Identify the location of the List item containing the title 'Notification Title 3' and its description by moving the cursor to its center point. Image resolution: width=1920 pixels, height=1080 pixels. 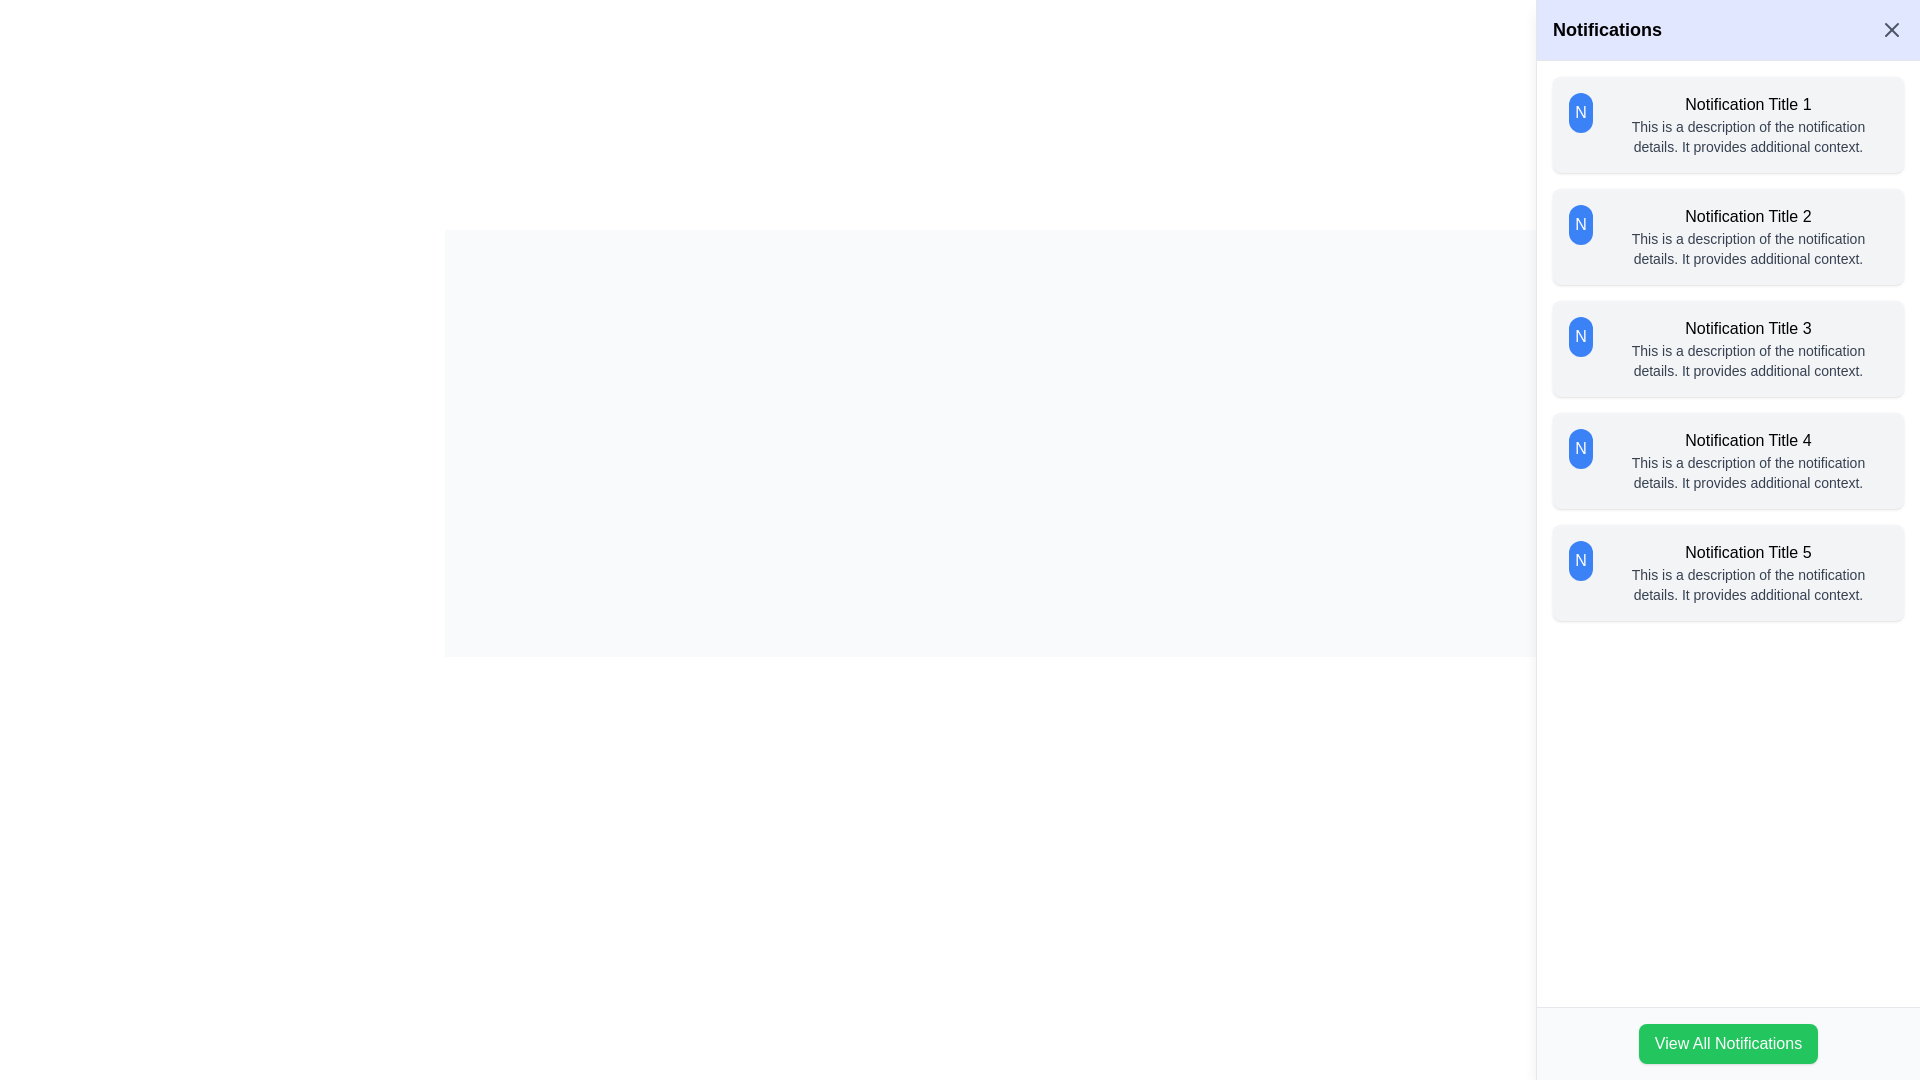
(1747, 347).